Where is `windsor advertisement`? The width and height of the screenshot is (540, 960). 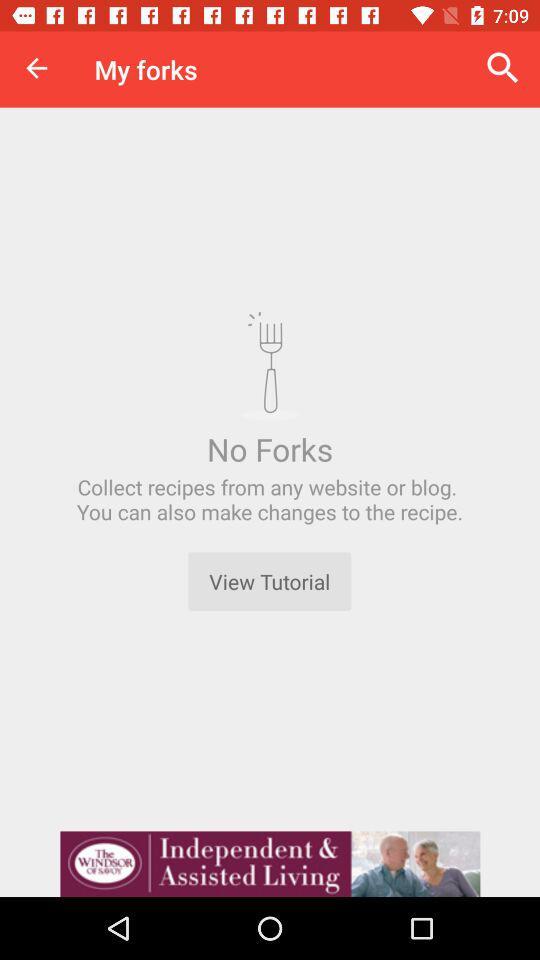
windsor advertisement is located at coordinates (270, 863).